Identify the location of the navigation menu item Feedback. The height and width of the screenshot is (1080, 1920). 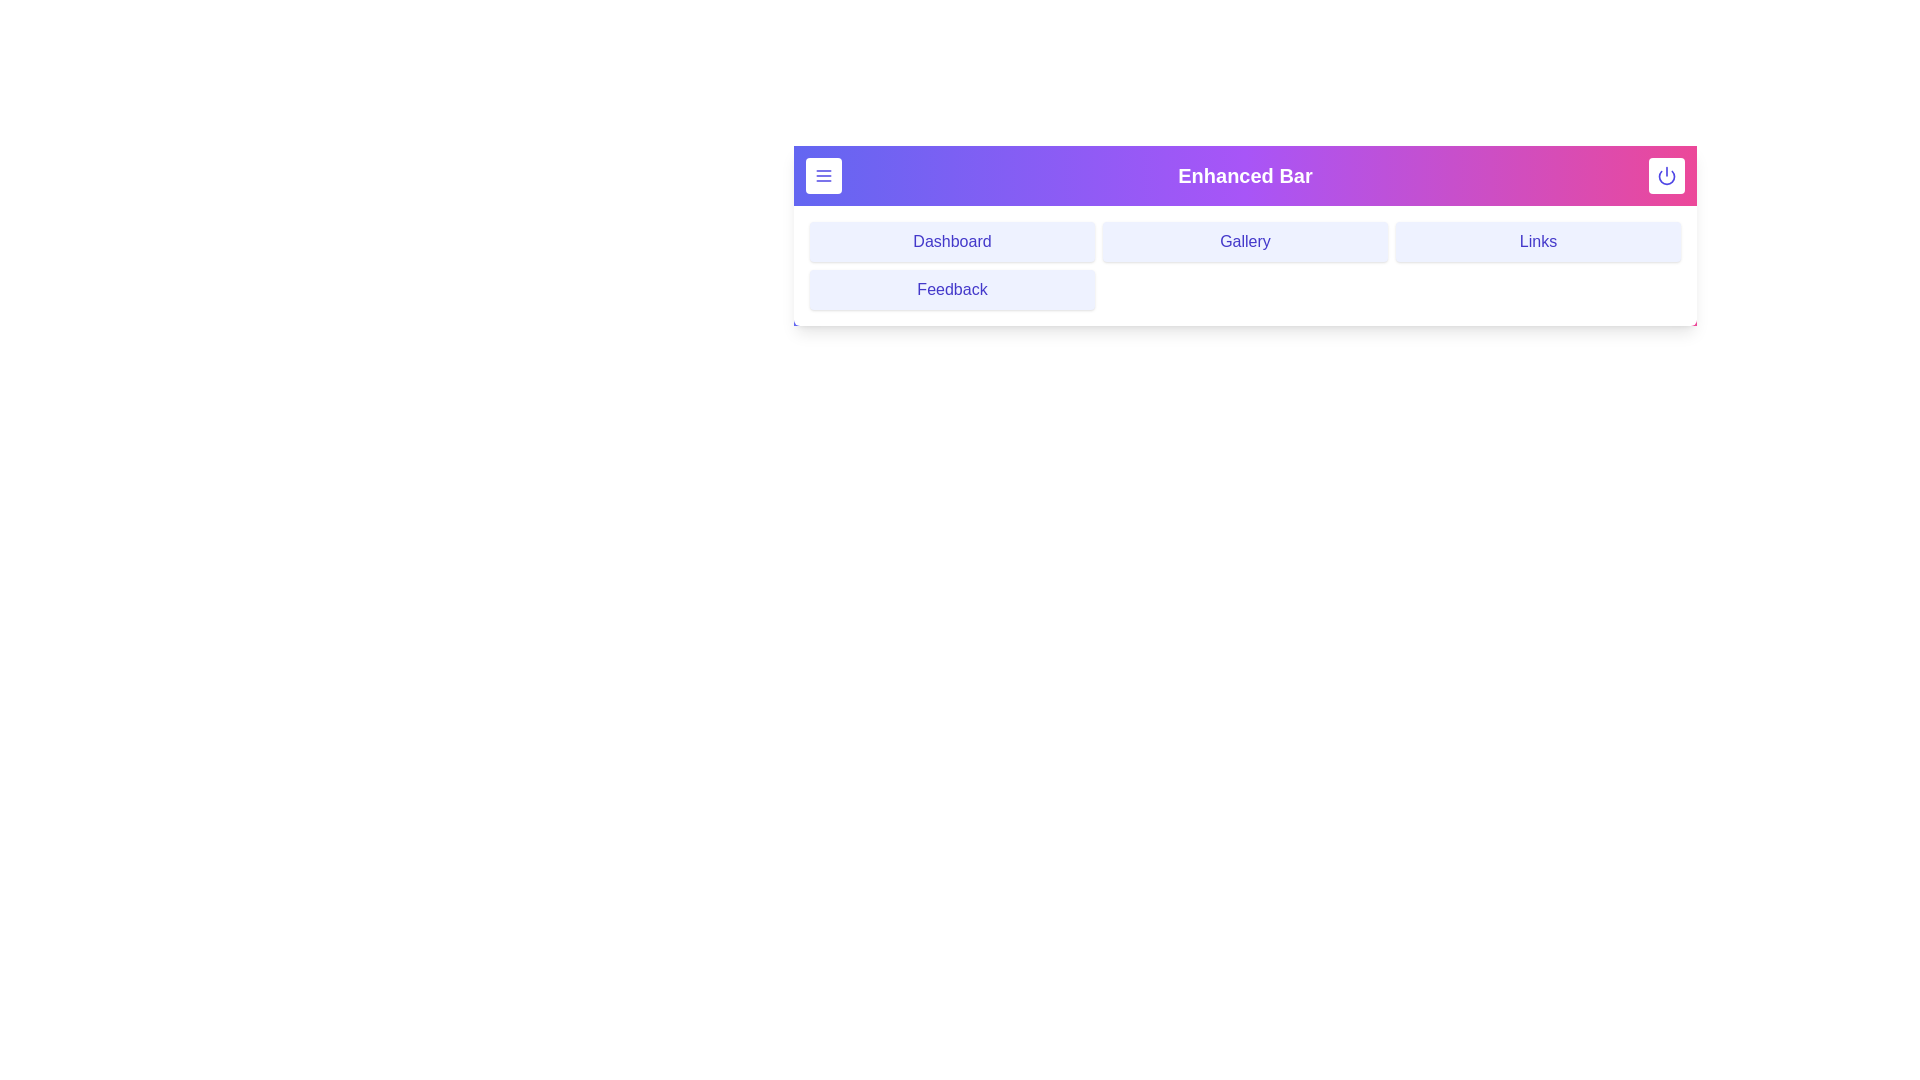
(951, 289).